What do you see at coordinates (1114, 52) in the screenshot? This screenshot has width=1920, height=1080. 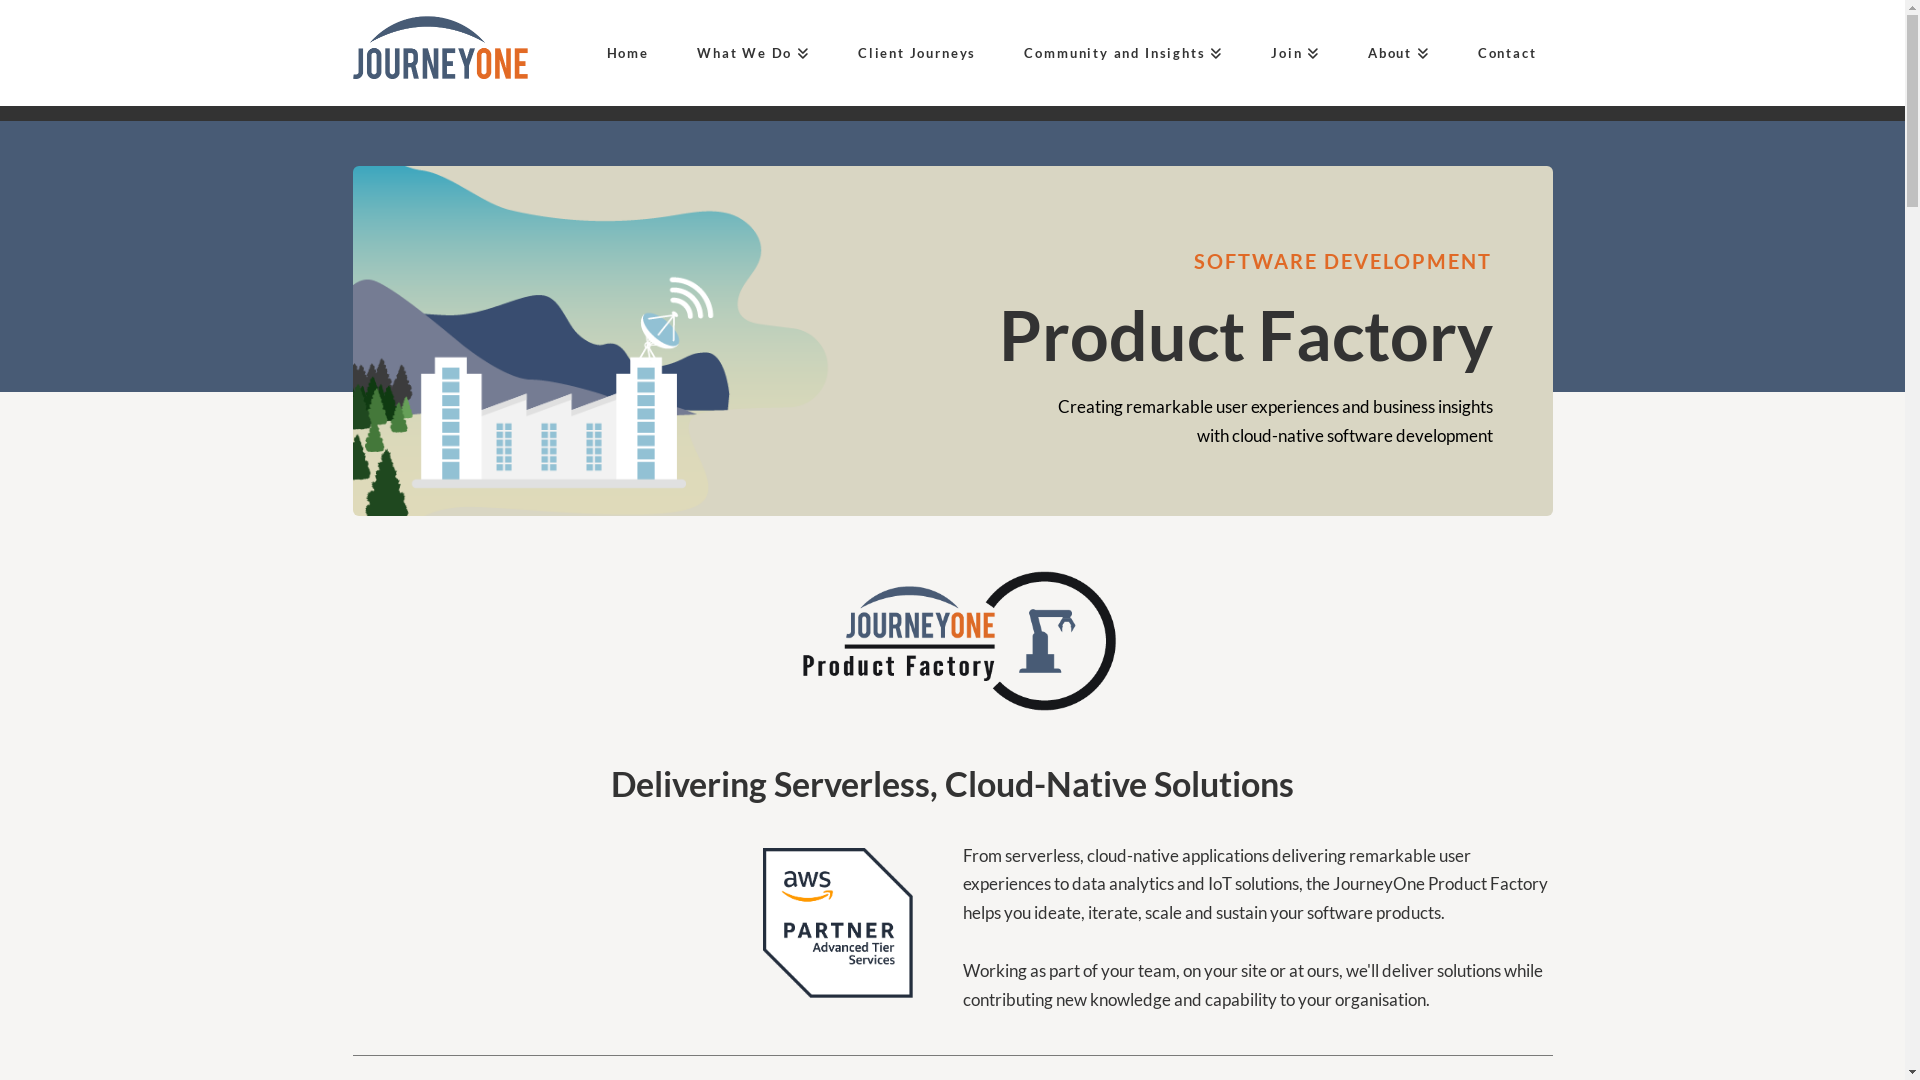 I see `'Community and Insights'` at bounding box center [1114, 52].